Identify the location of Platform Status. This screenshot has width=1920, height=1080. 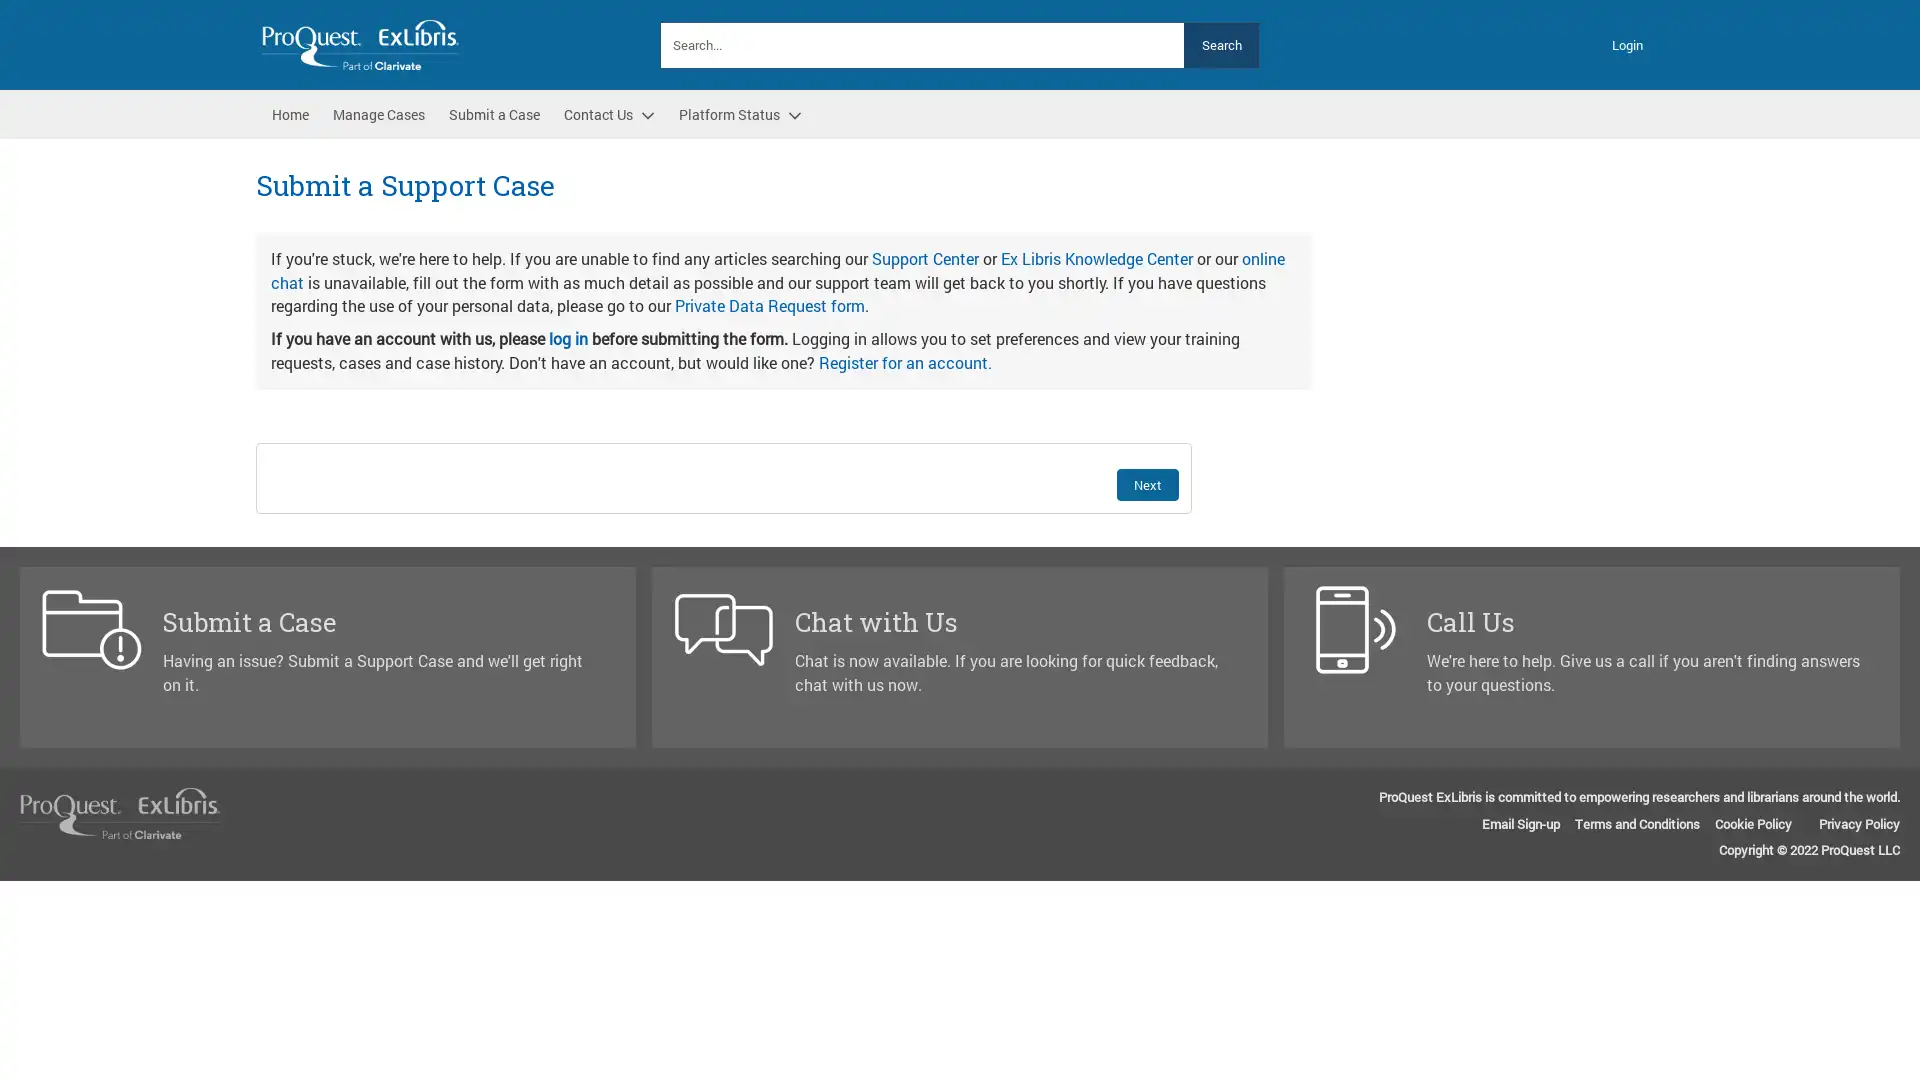
(739, 114).